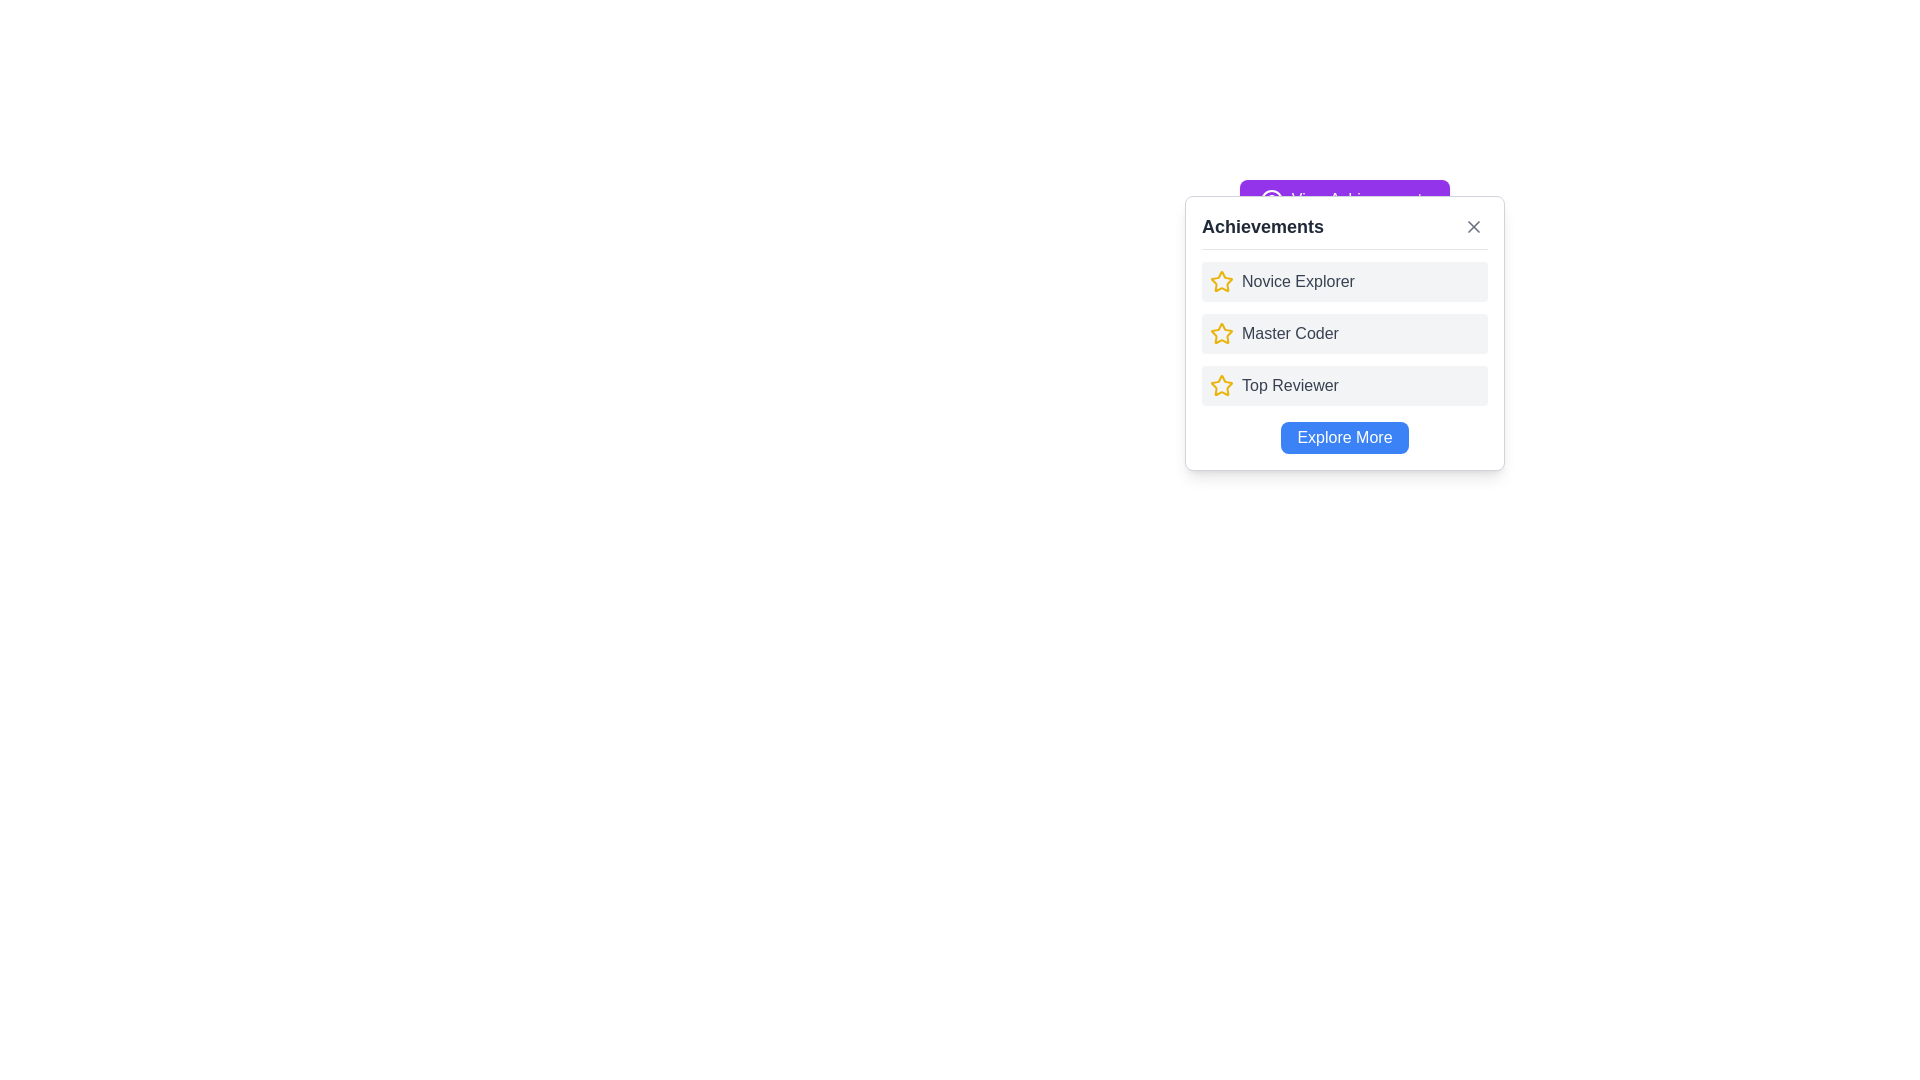 The image size is (1920, 1080). What do you see at coordinates (1298, 281) in the screenshot?
I see `text label displaying 'Novice Explorer', which is located in the achievements dialog, next to a yellow star icon` at bounding box center [1298, 281].